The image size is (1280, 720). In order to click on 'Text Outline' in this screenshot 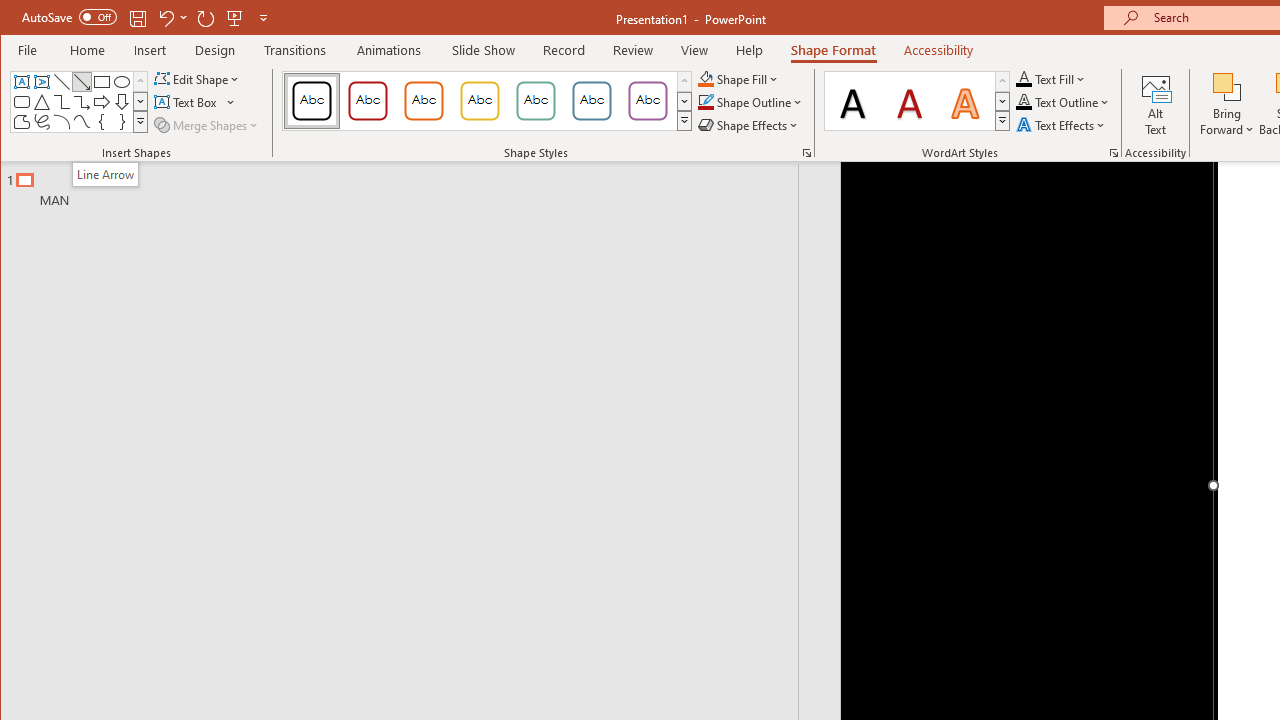, I will do `click(1062, 102)`.